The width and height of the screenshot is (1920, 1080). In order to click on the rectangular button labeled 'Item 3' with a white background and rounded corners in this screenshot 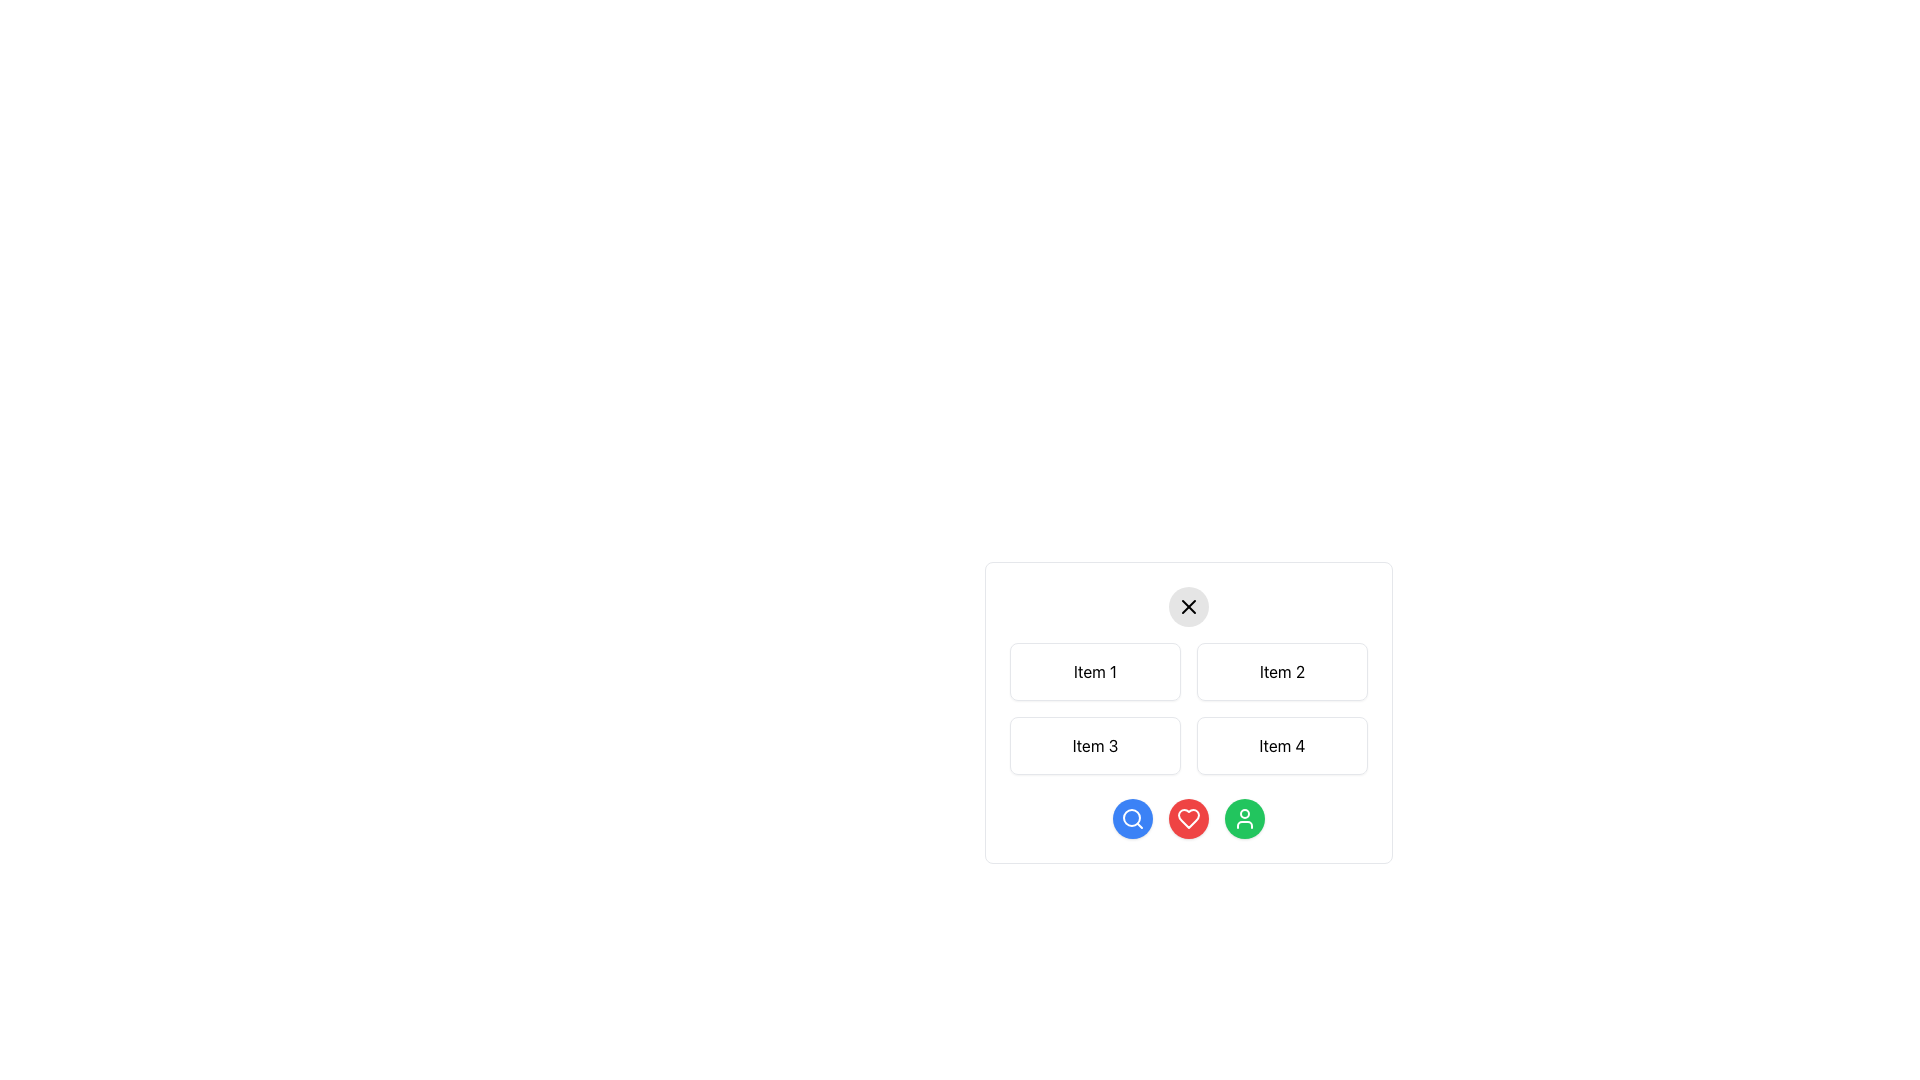, I will do `click(1094, 745)`.